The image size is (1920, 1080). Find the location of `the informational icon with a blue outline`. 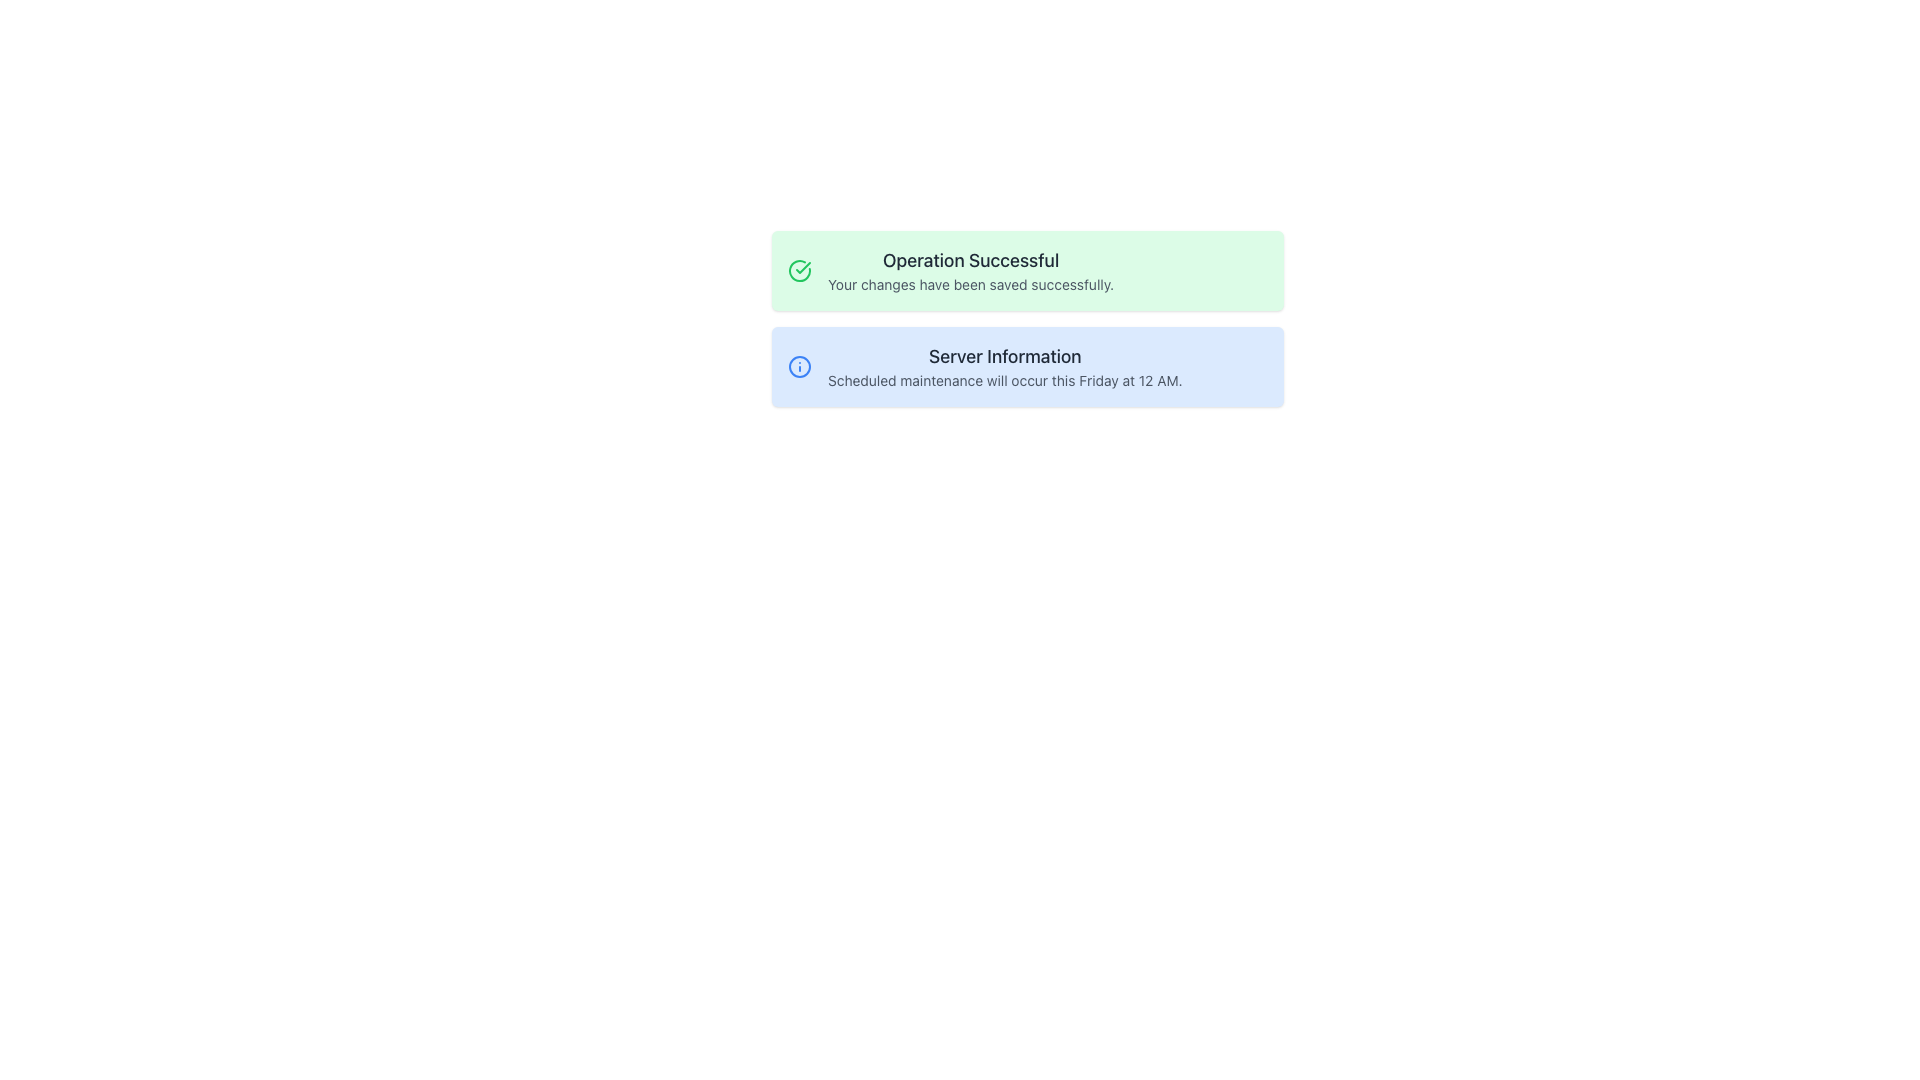

the informational icon with a blue outline is located at coordinates (800, 366).